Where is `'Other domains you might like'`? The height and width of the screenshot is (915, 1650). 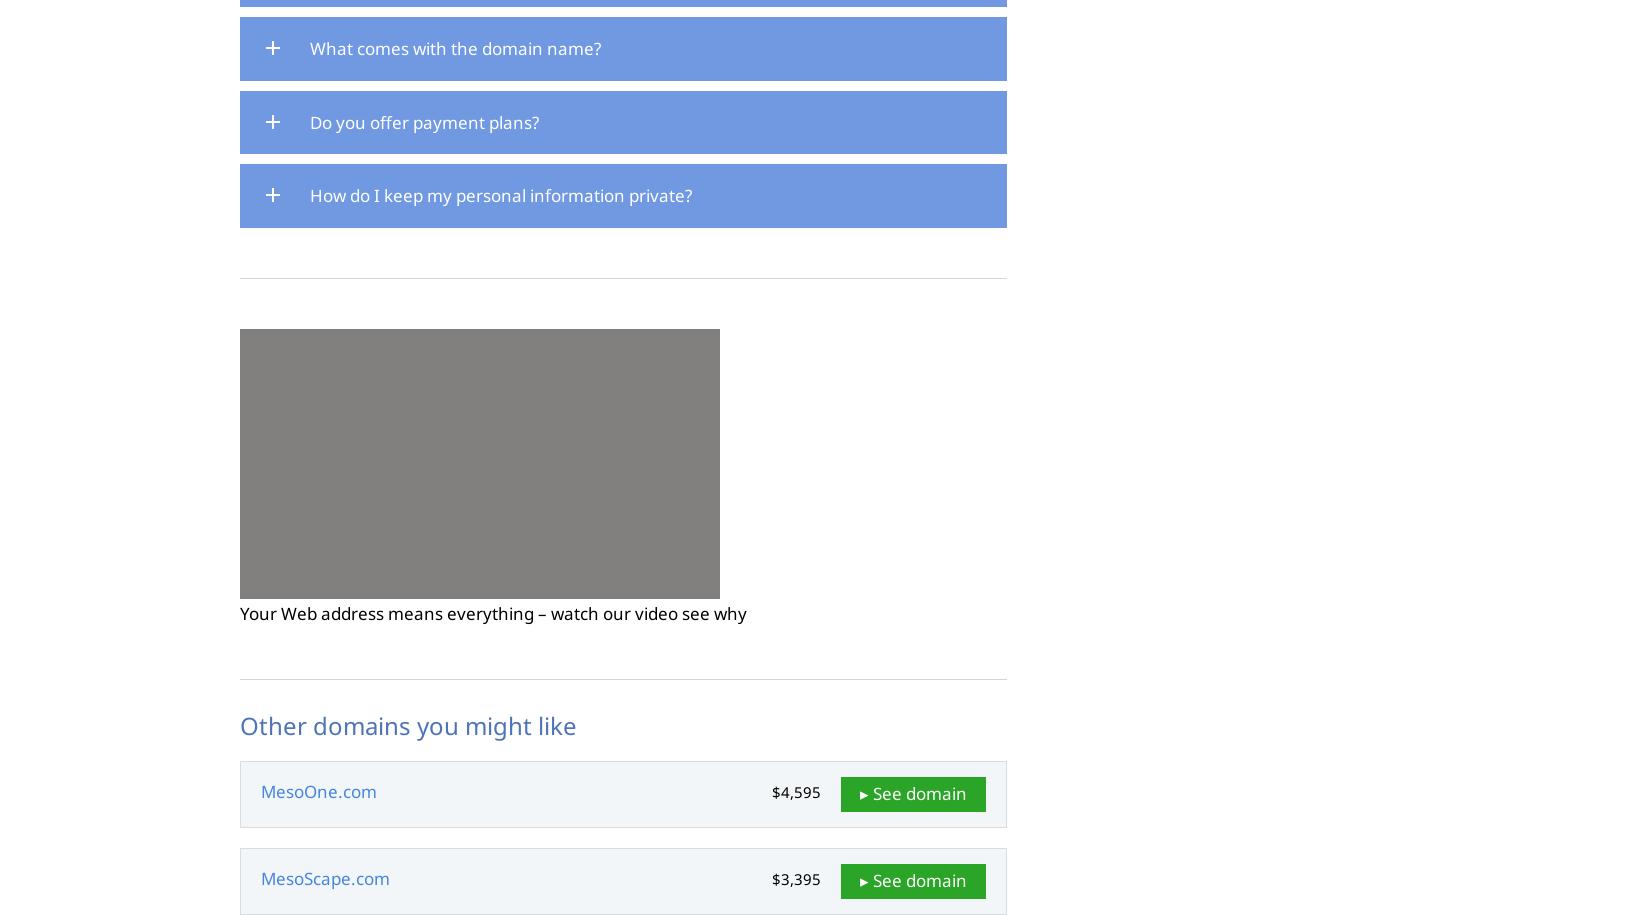 'Other domains you might like' is located at coordinates (408, 724).